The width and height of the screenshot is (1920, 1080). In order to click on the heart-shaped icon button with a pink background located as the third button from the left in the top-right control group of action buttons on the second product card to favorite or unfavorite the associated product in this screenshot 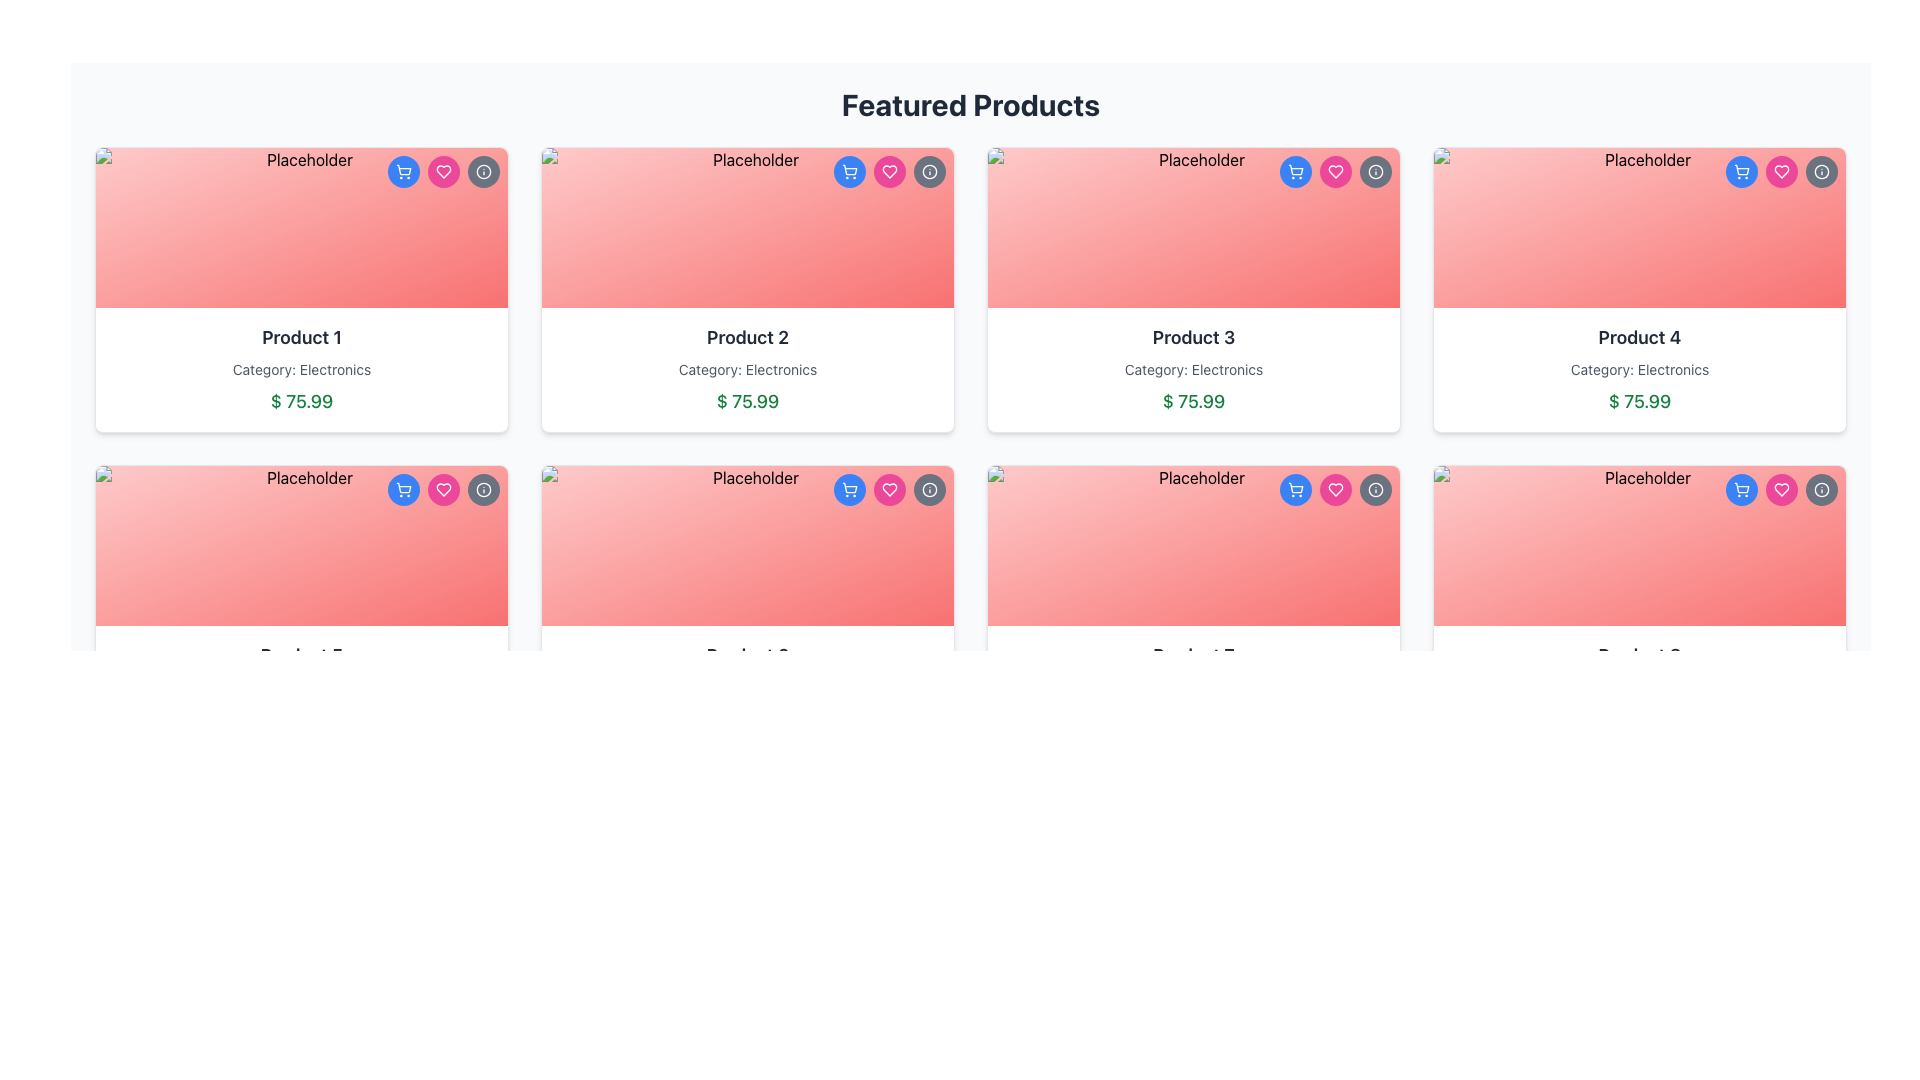, I will do `click(888, 171)`.